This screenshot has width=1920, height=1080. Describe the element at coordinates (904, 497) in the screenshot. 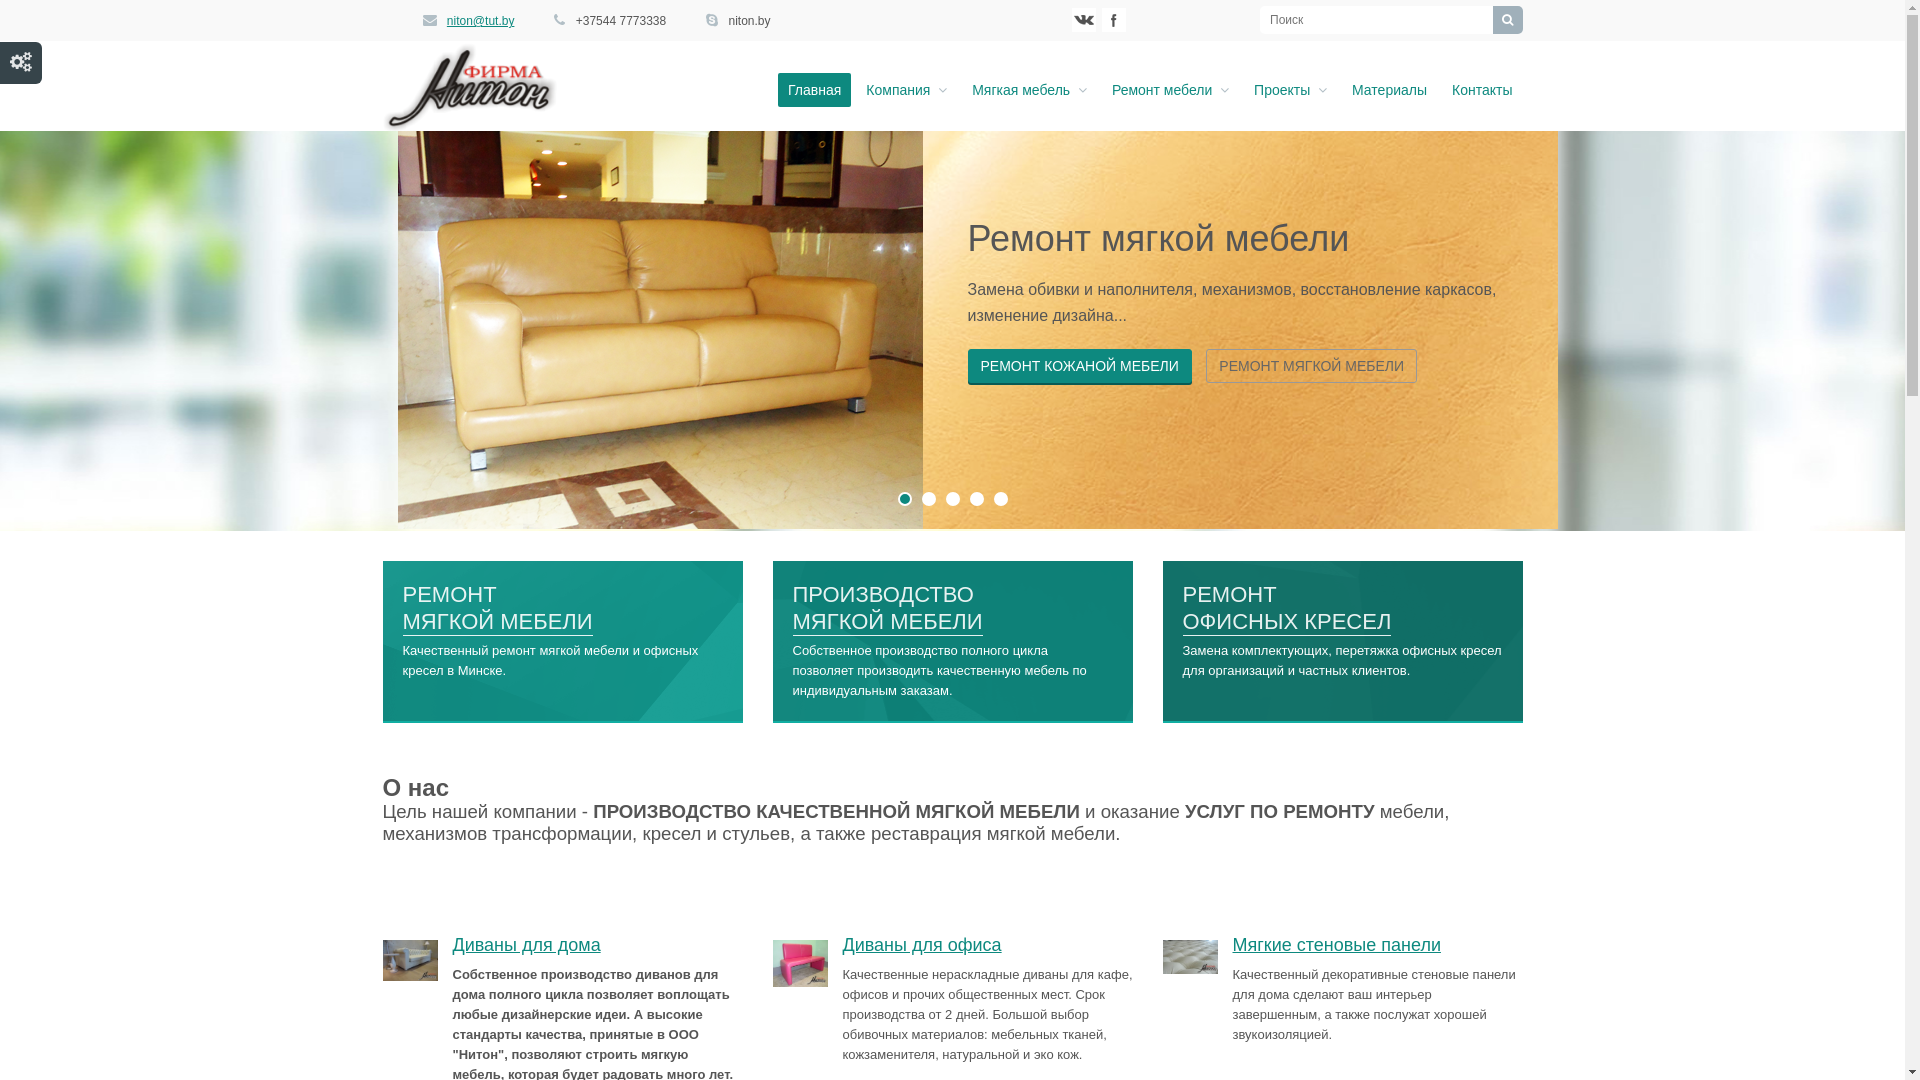

I see `'1'` at that location.